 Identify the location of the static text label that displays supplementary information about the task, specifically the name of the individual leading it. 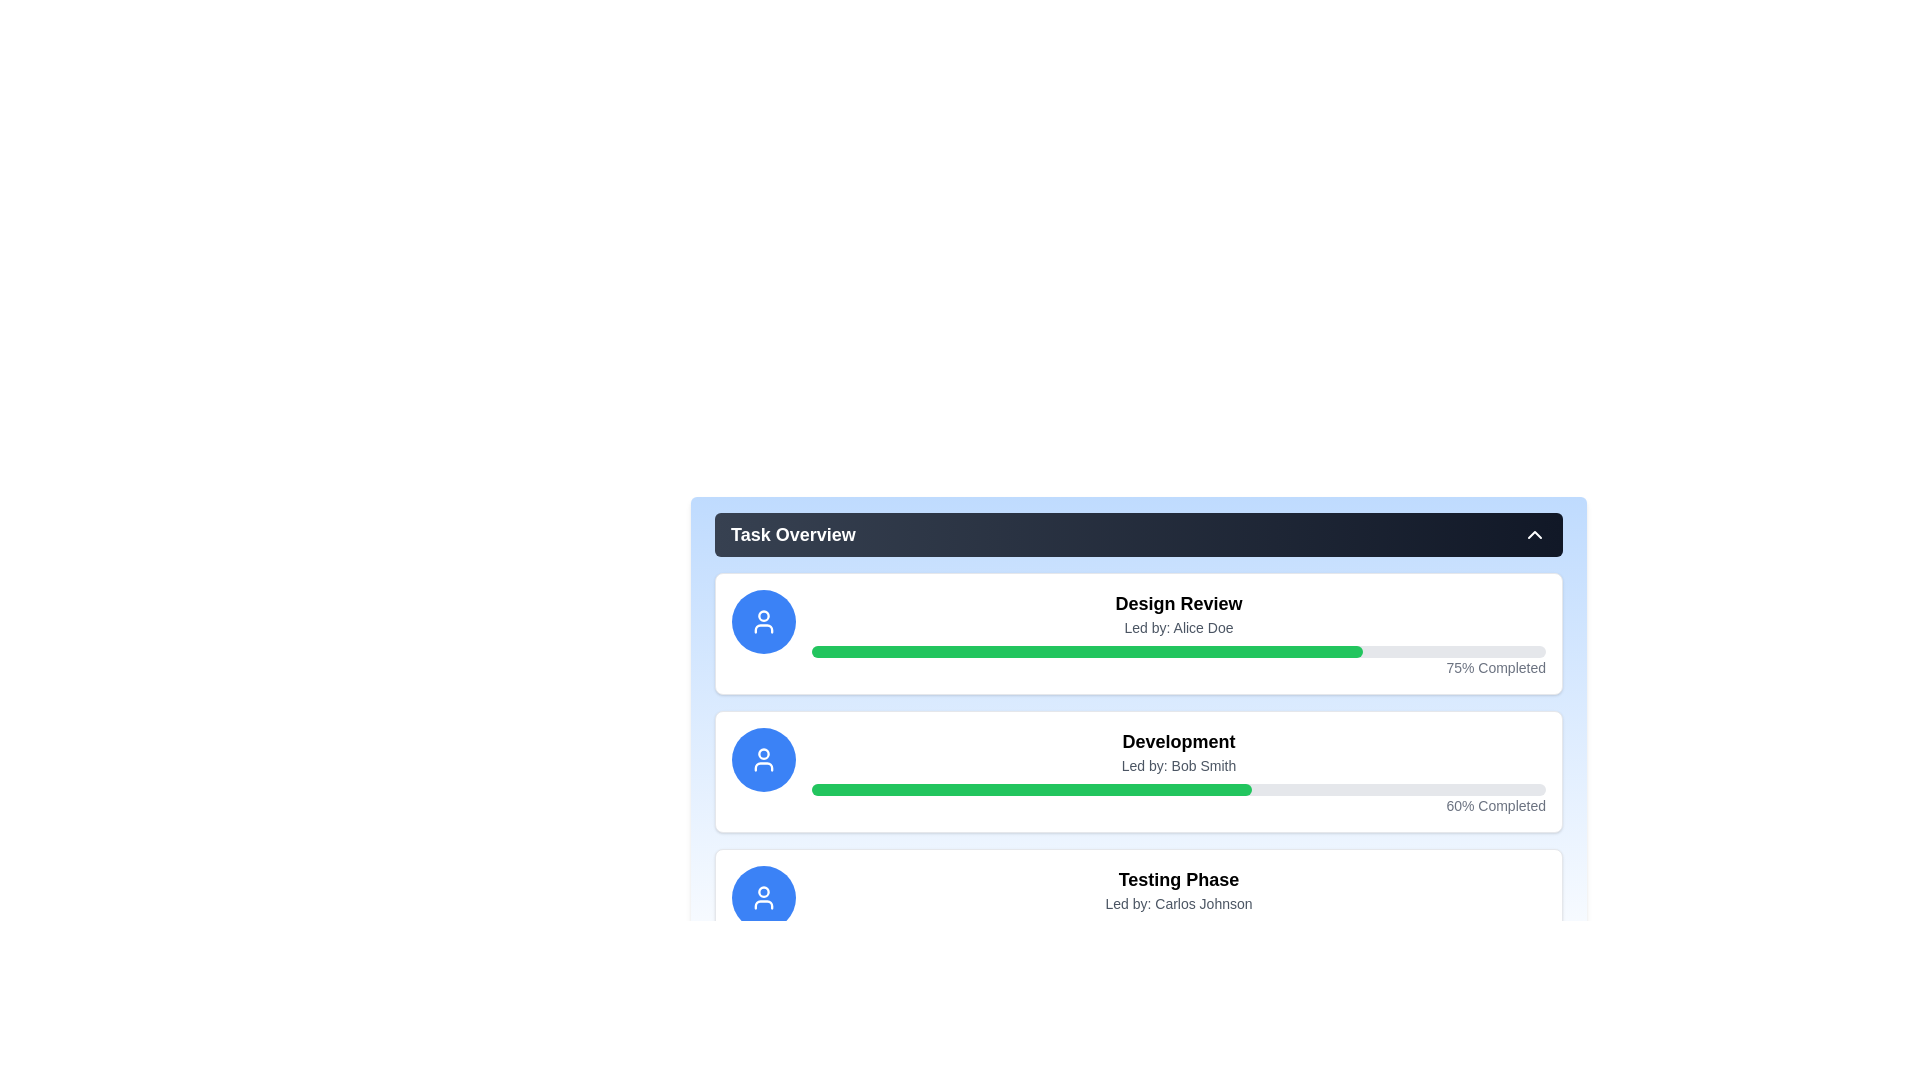
(1179, 903).